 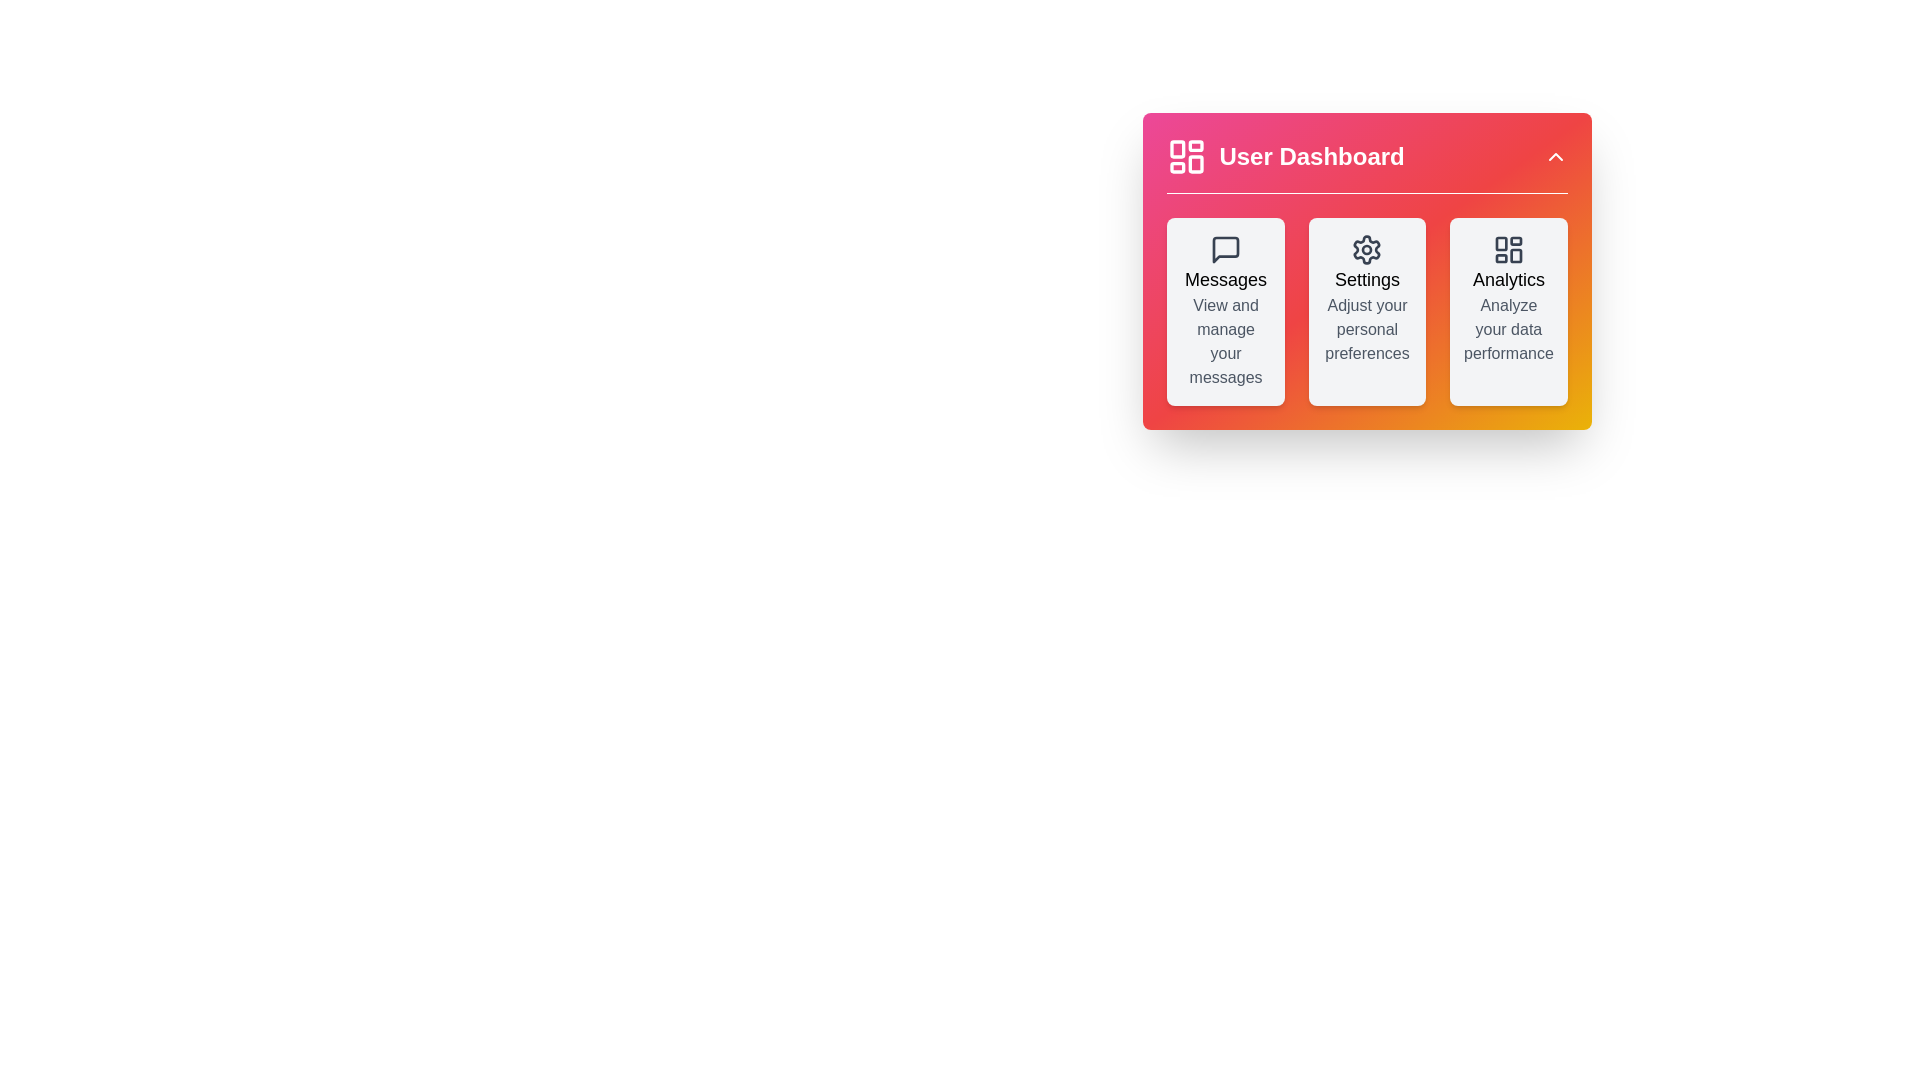 I want to click on the 'Settings' card located in the center column of the grid under 'User Dashboard', so click(x=1366, y=312).